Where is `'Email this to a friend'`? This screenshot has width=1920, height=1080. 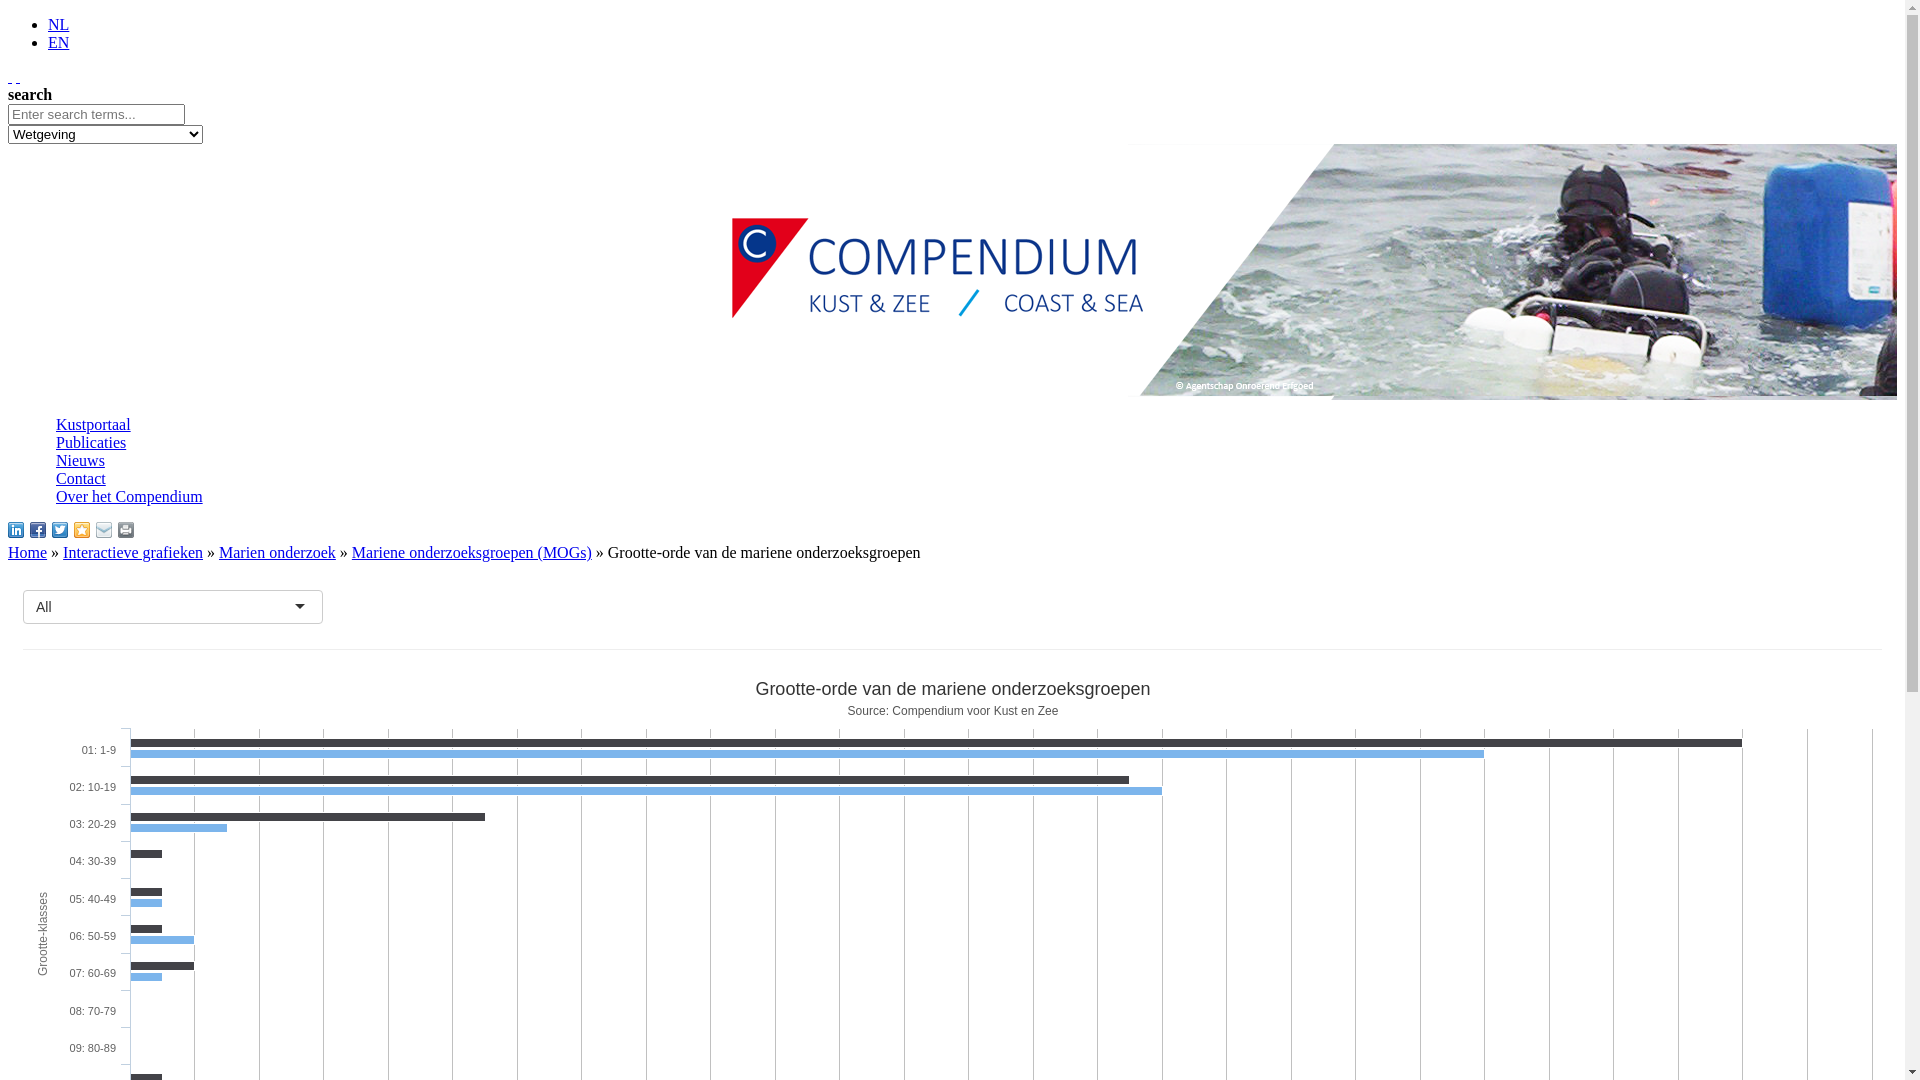 'Email this to a friend' is located at coordinates (103, 528).